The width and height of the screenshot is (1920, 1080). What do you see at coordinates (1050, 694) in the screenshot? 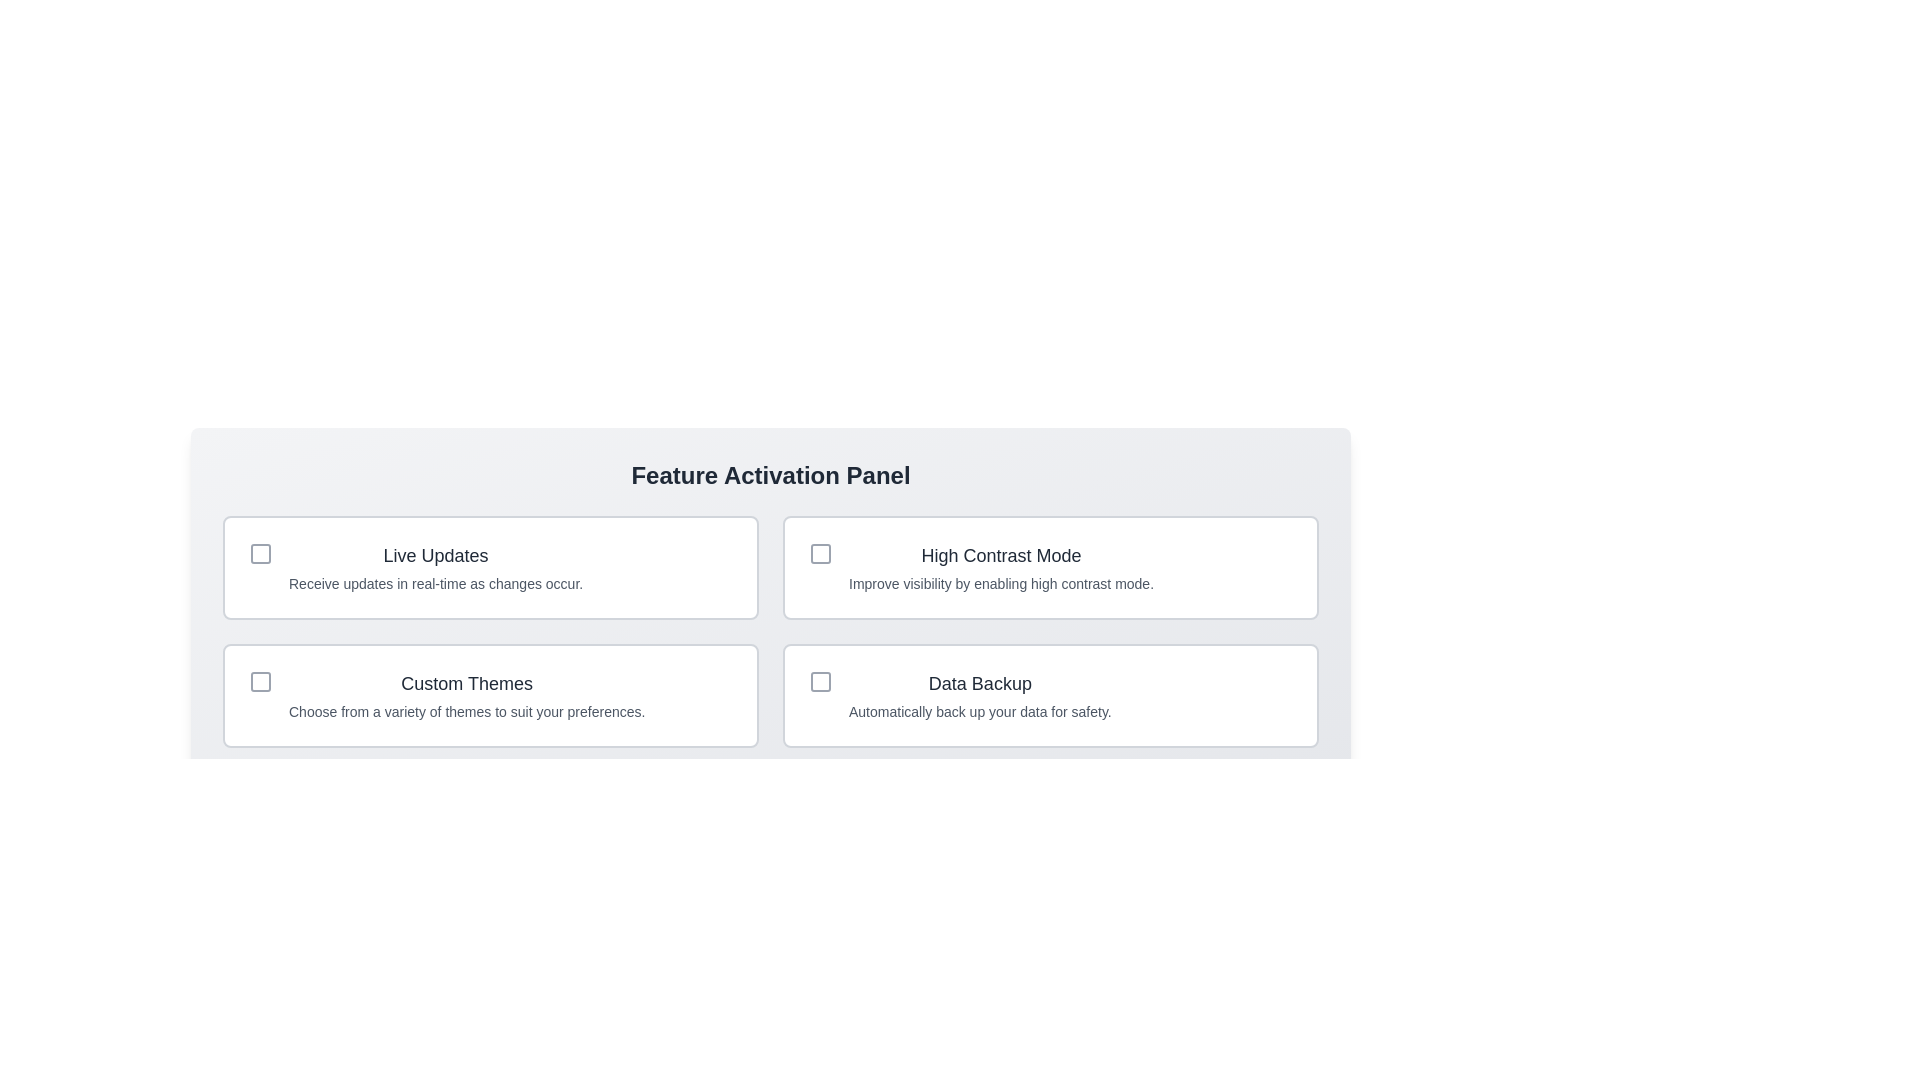
I see `the checkbox on the 'Data Backup' Feature Selection Card located at the bottom-right of the grid` at bounding box center [1050, 694].